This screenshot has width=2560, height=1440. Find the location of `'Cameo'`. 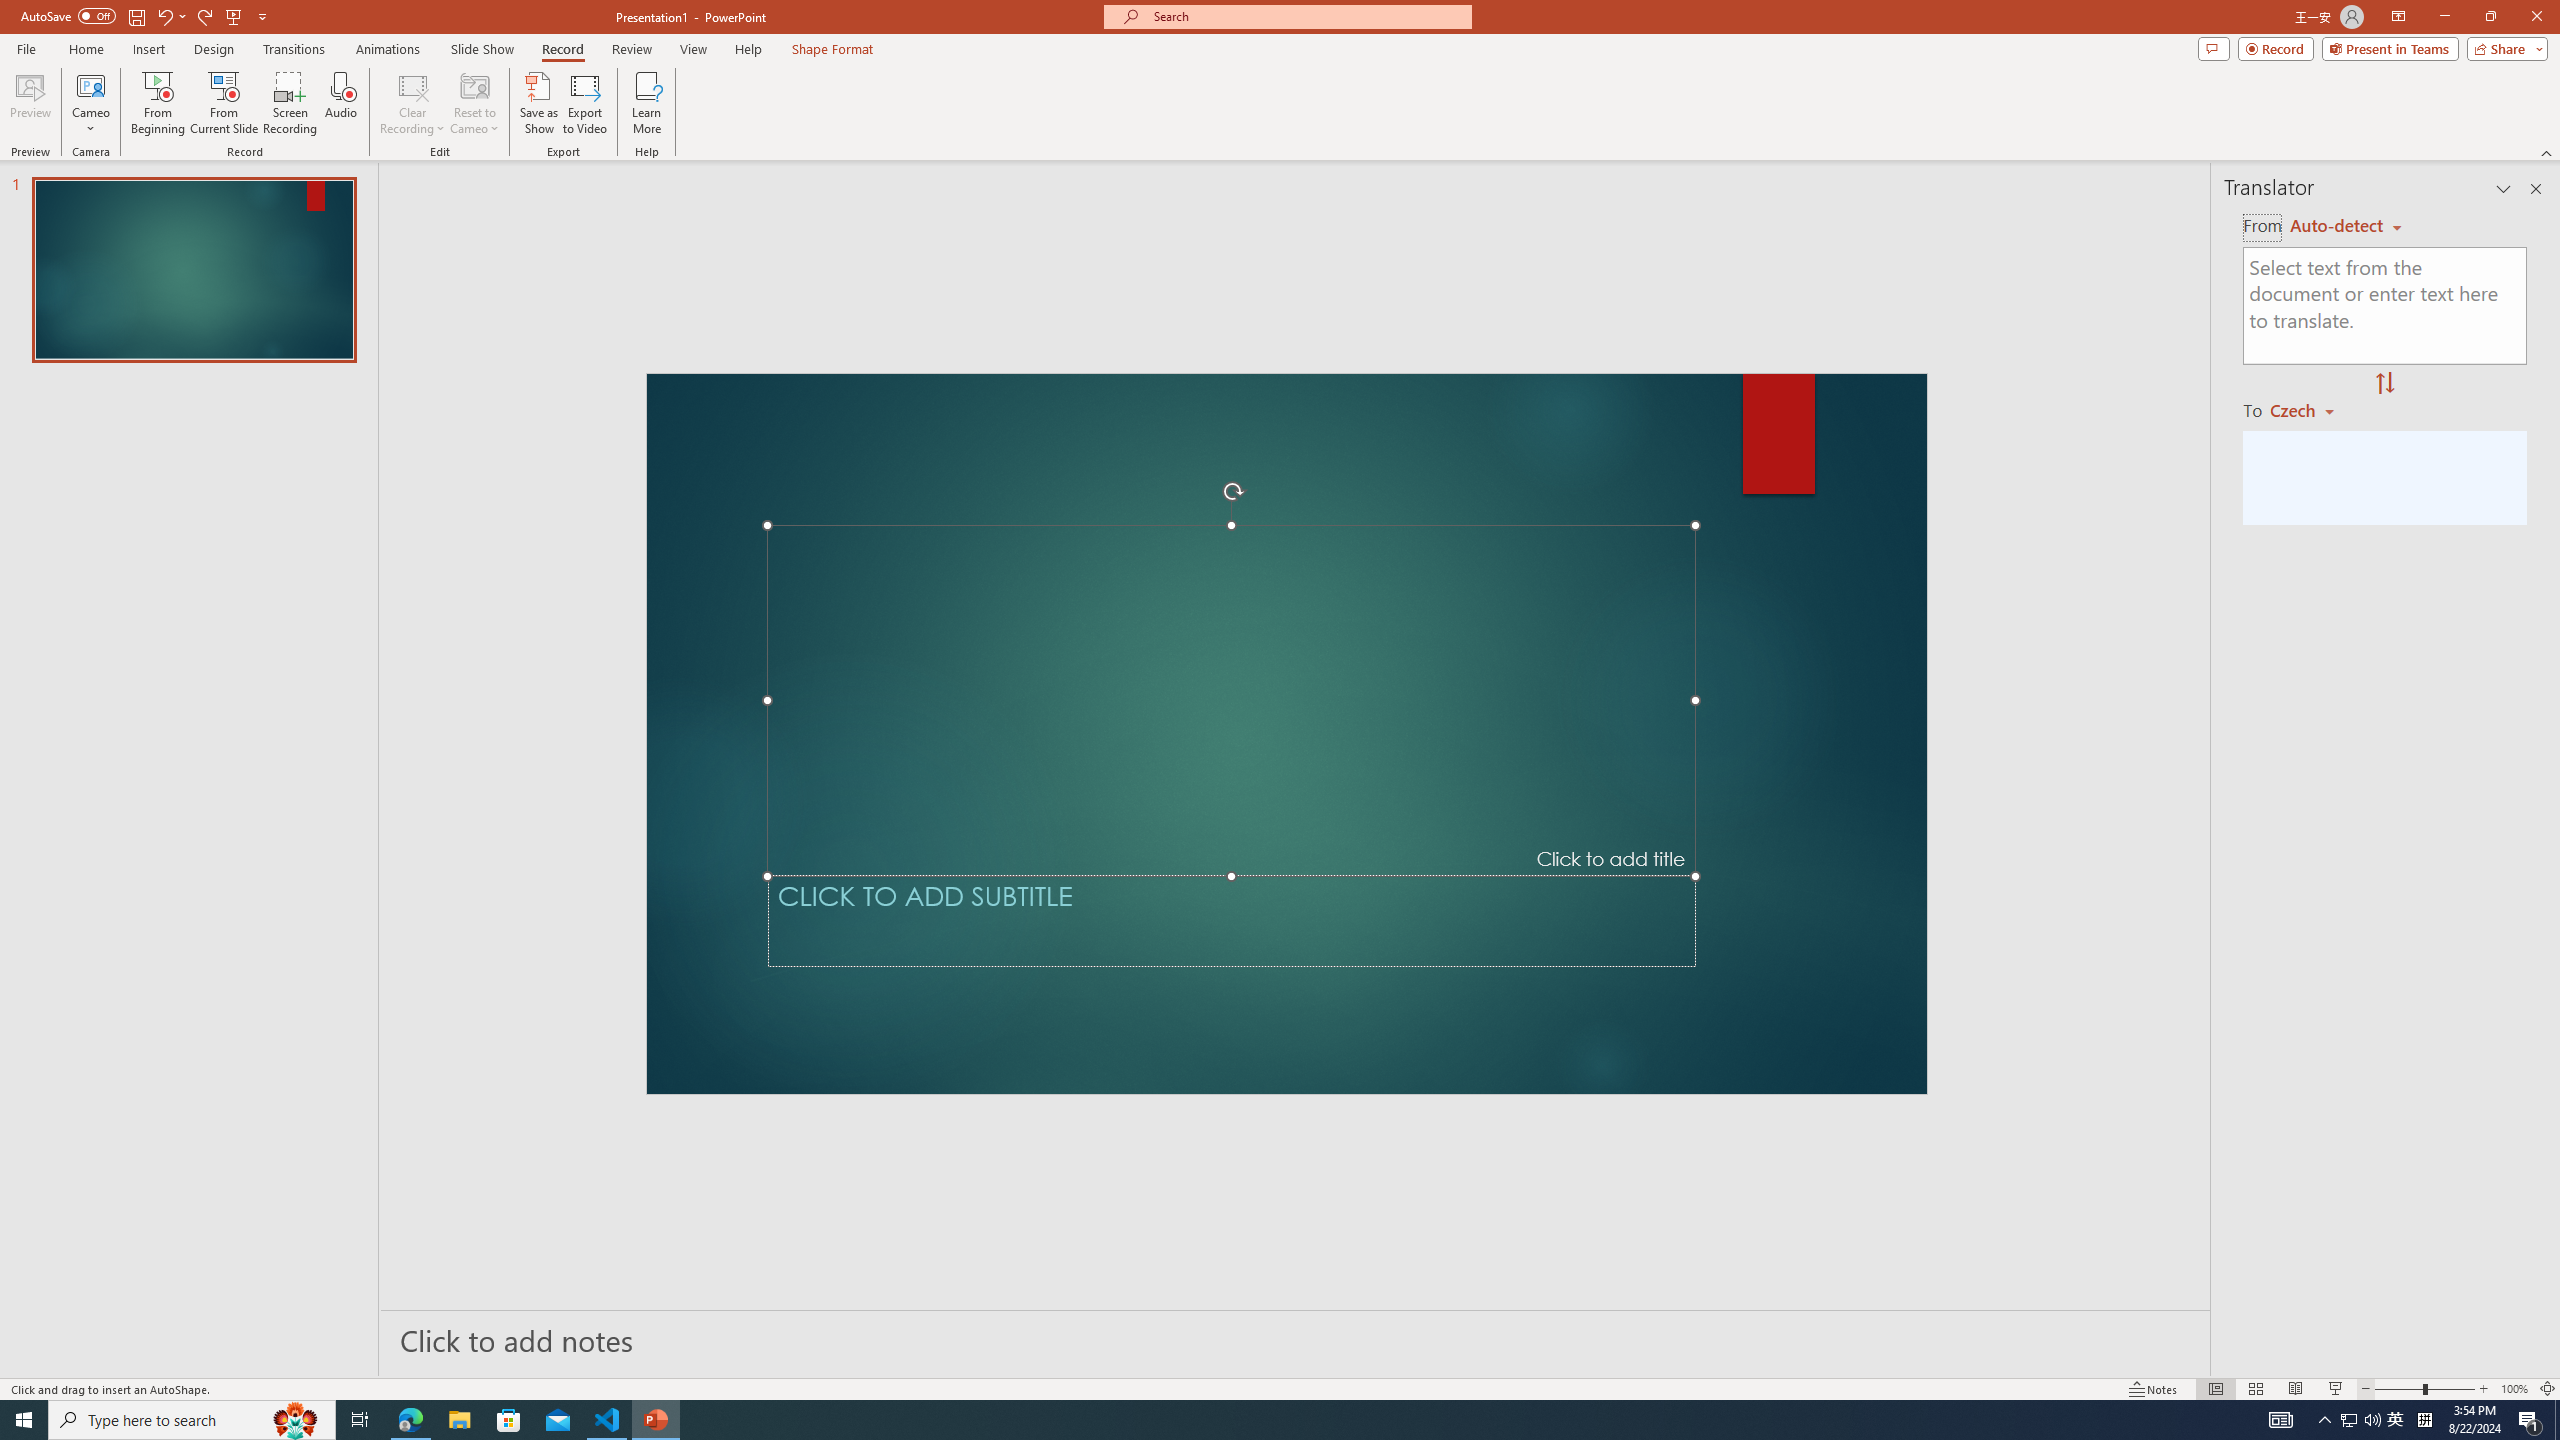

'Cameo' is located at coordinates (89, 84).